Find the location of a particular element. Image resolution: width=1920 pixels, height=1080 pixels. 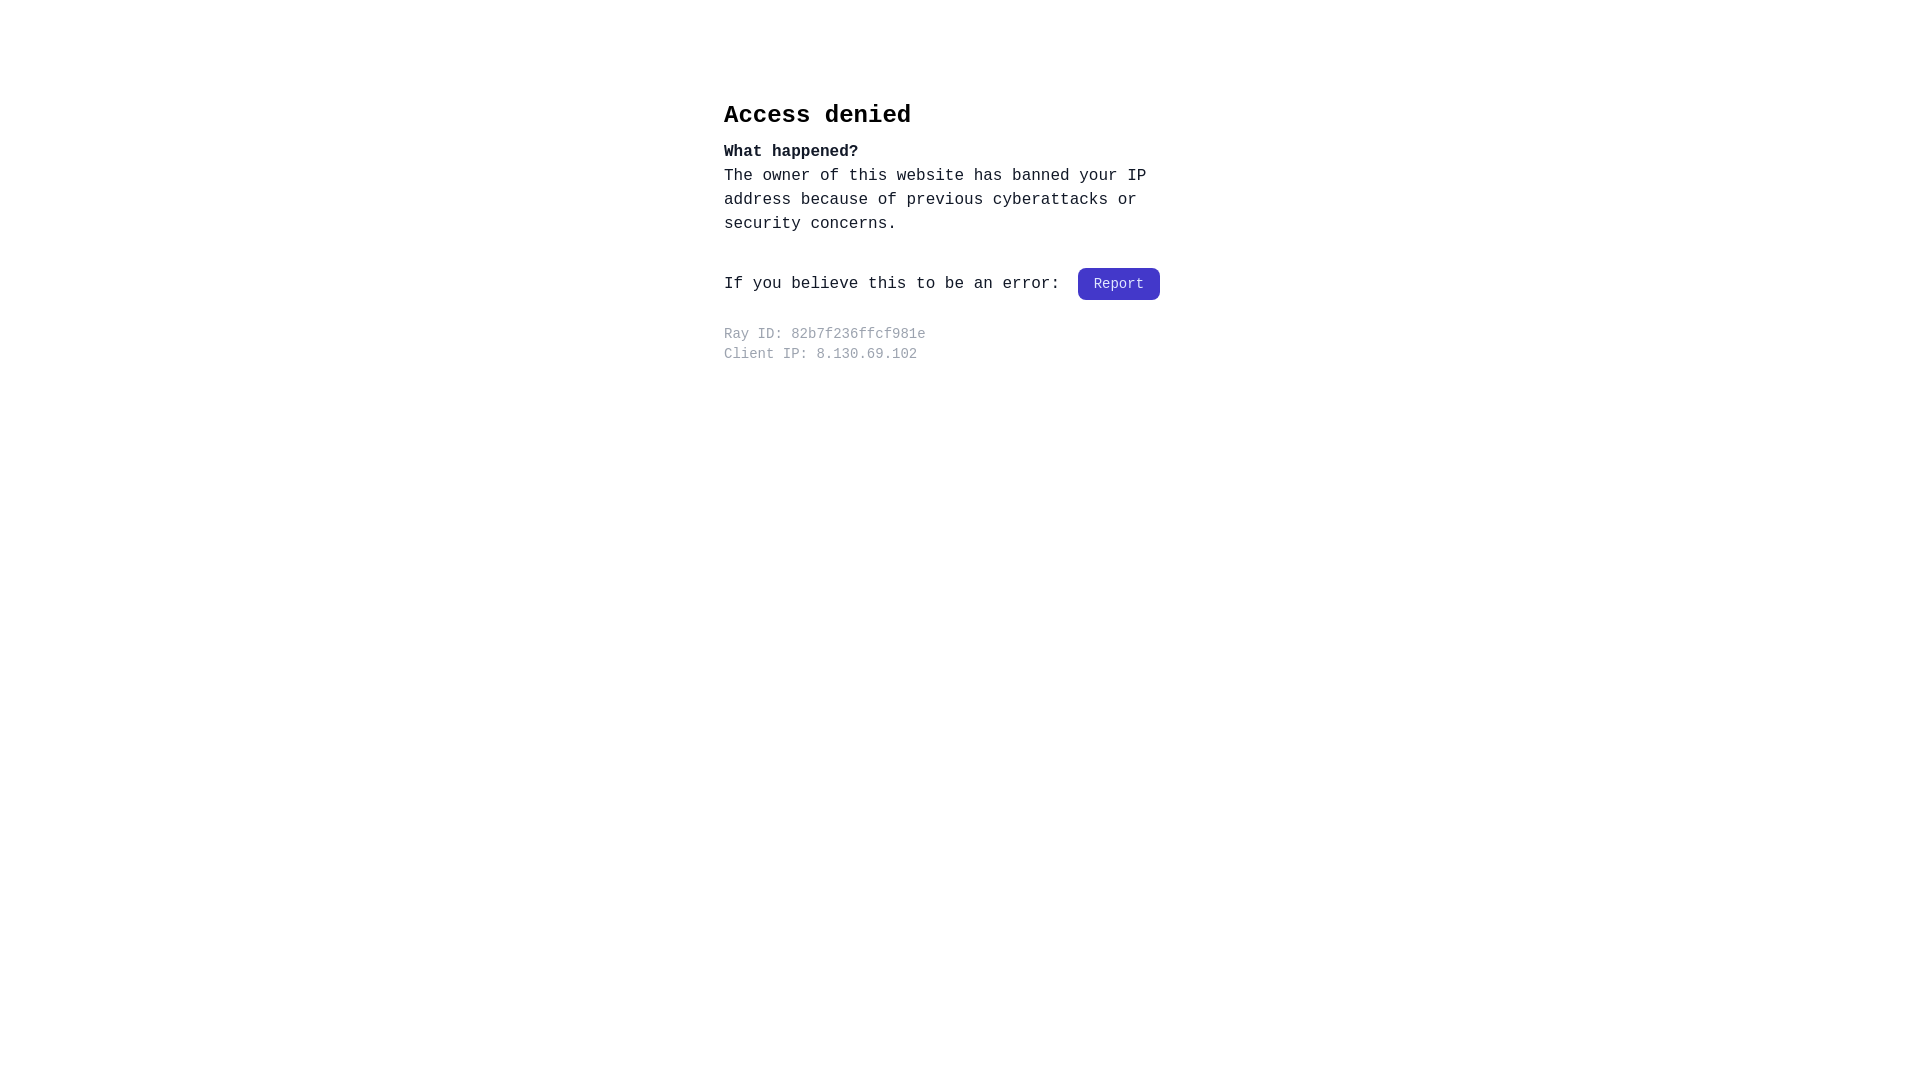

'Report' is located at coordinates (1117, 284).